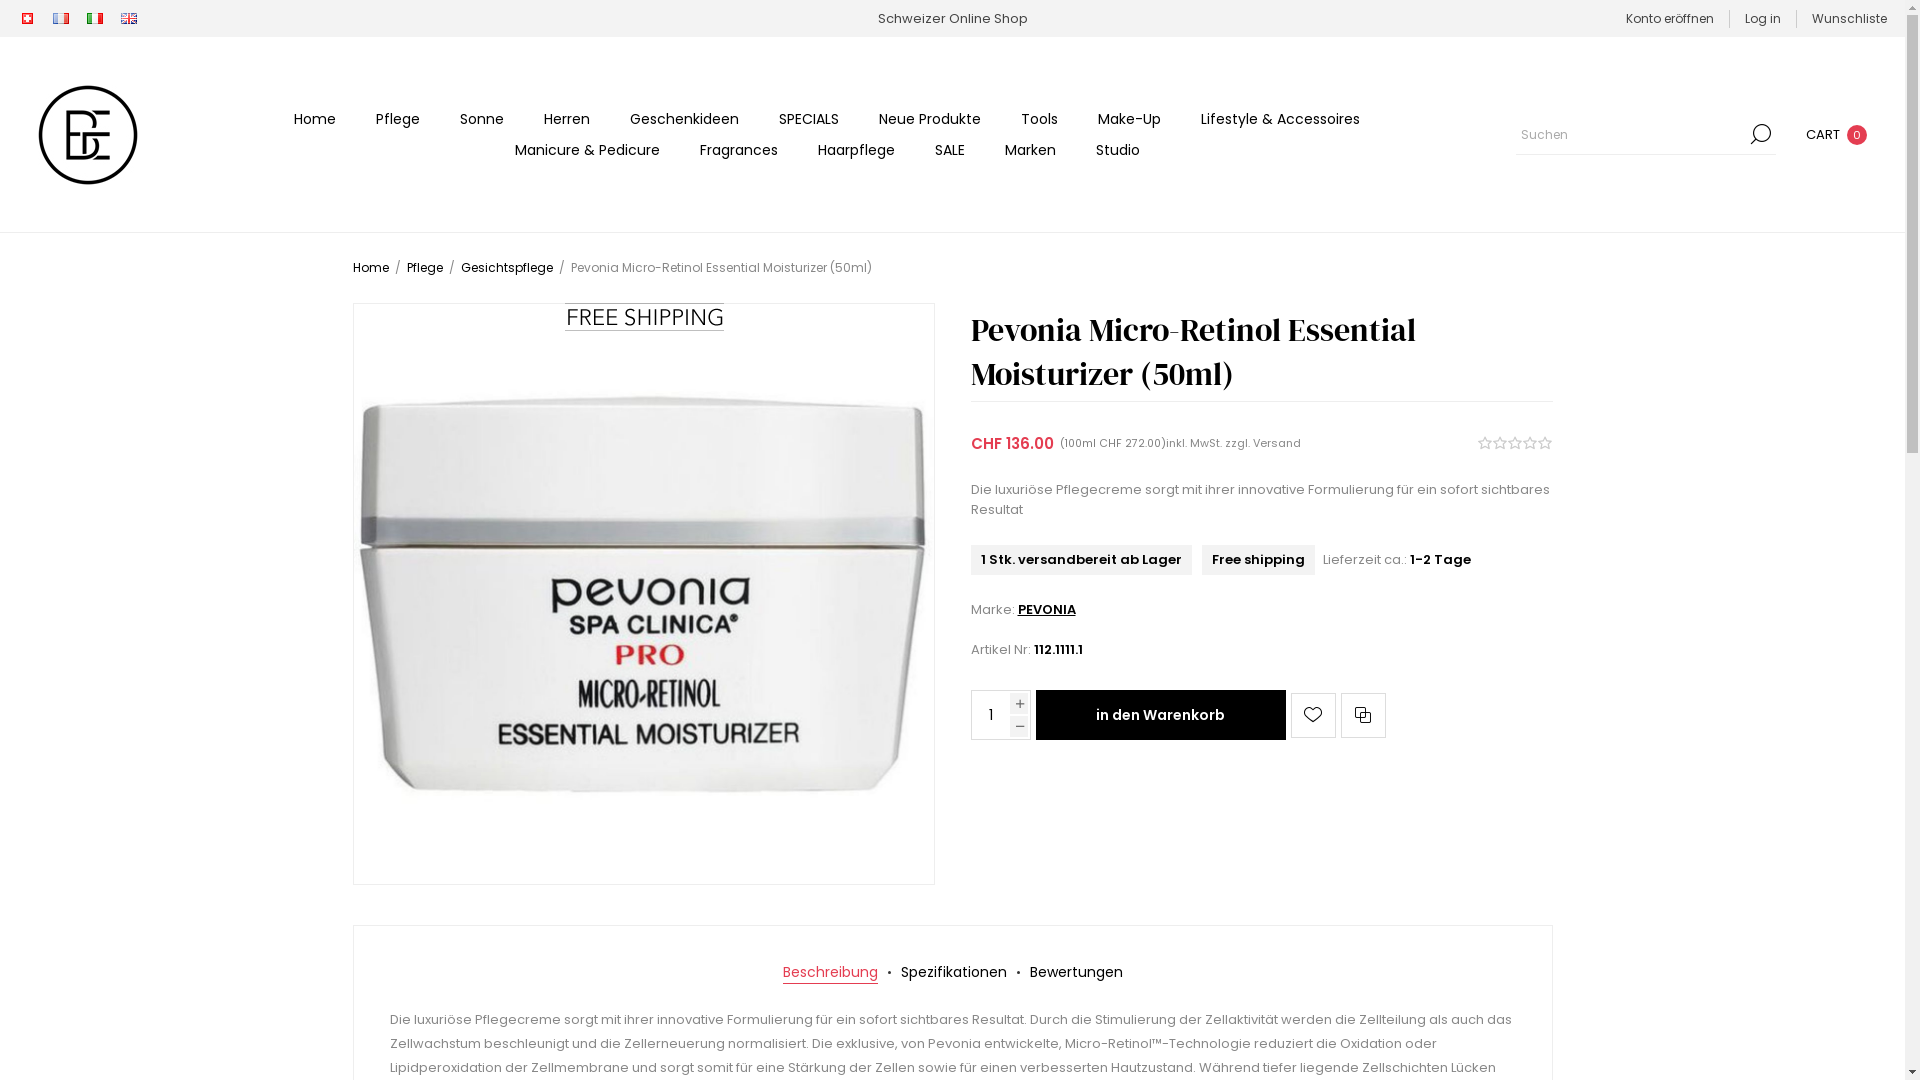 The width and height of the screenshot is (1920, 1080). I want to click on 'Spezifikationen', so click(899, 971).